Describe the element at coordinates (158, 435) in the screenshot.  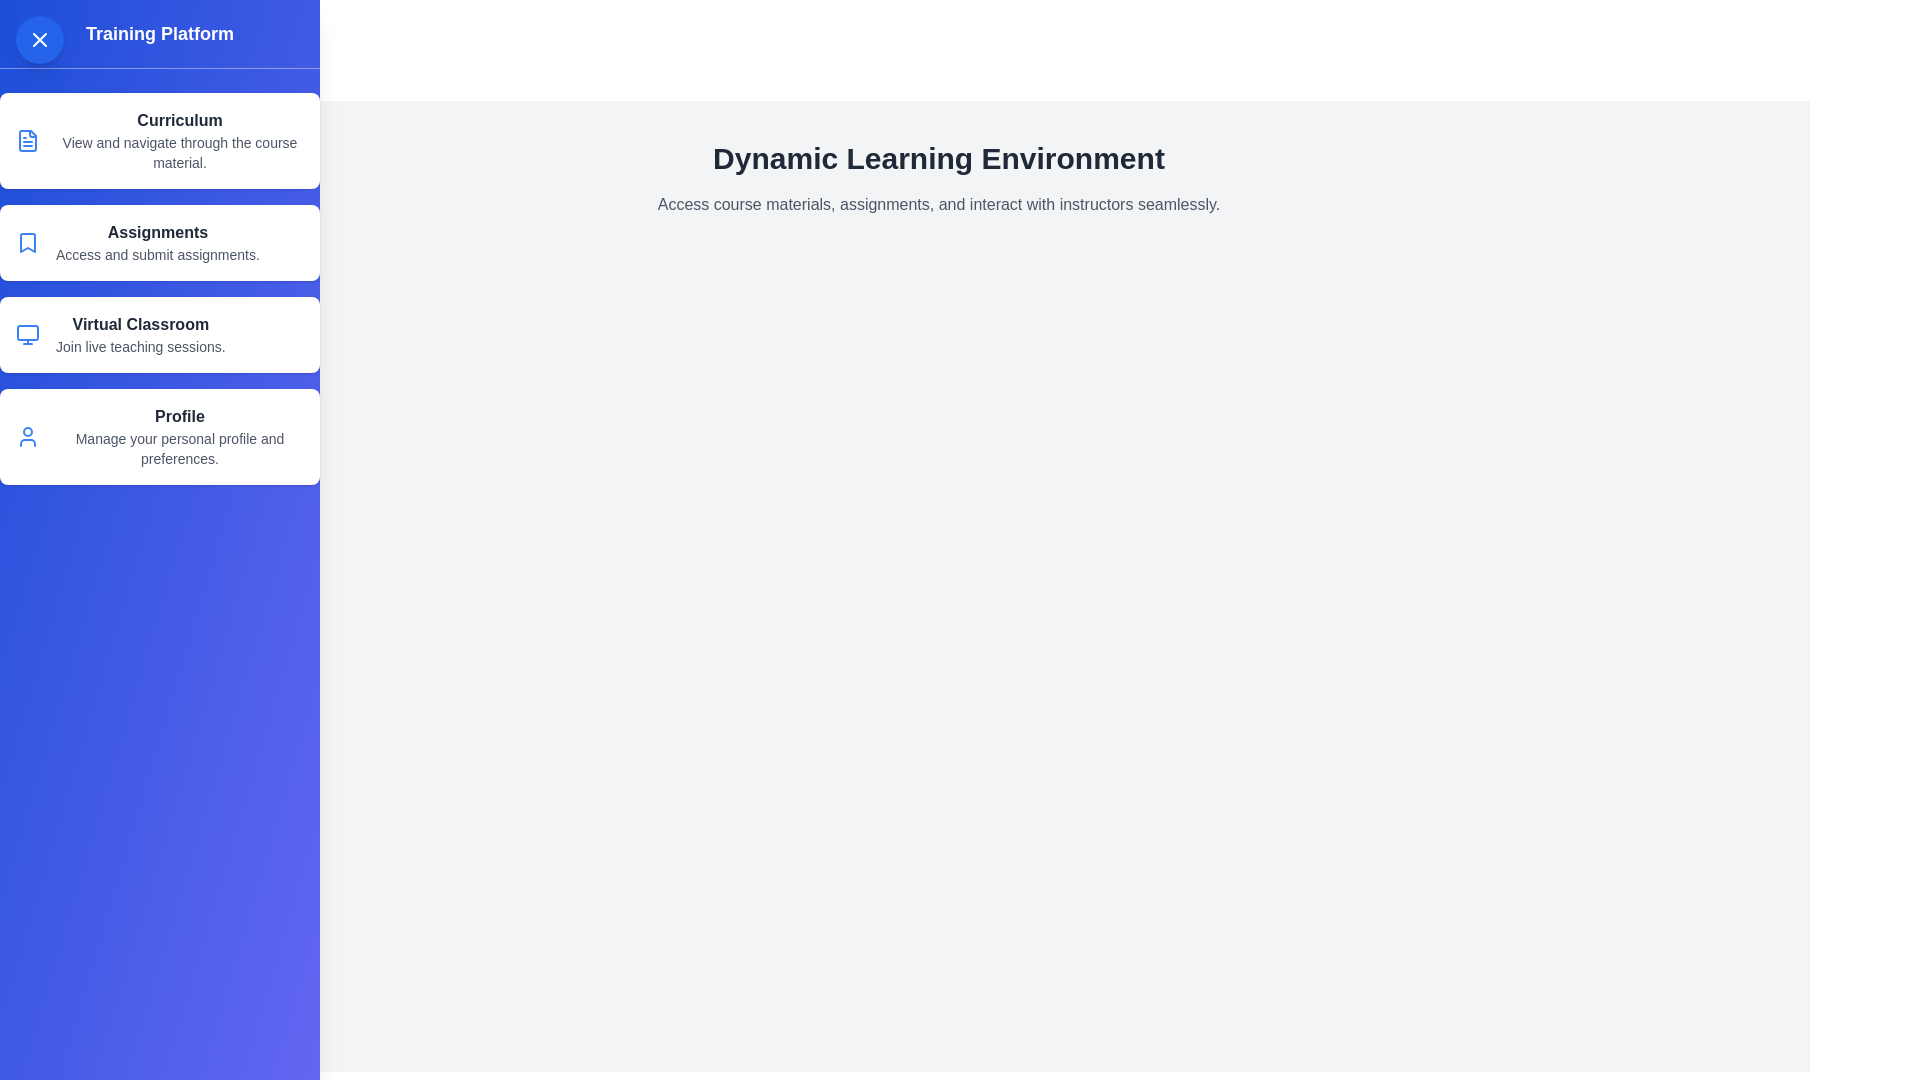
I see `the menu item Profile from the drawer` at that location.